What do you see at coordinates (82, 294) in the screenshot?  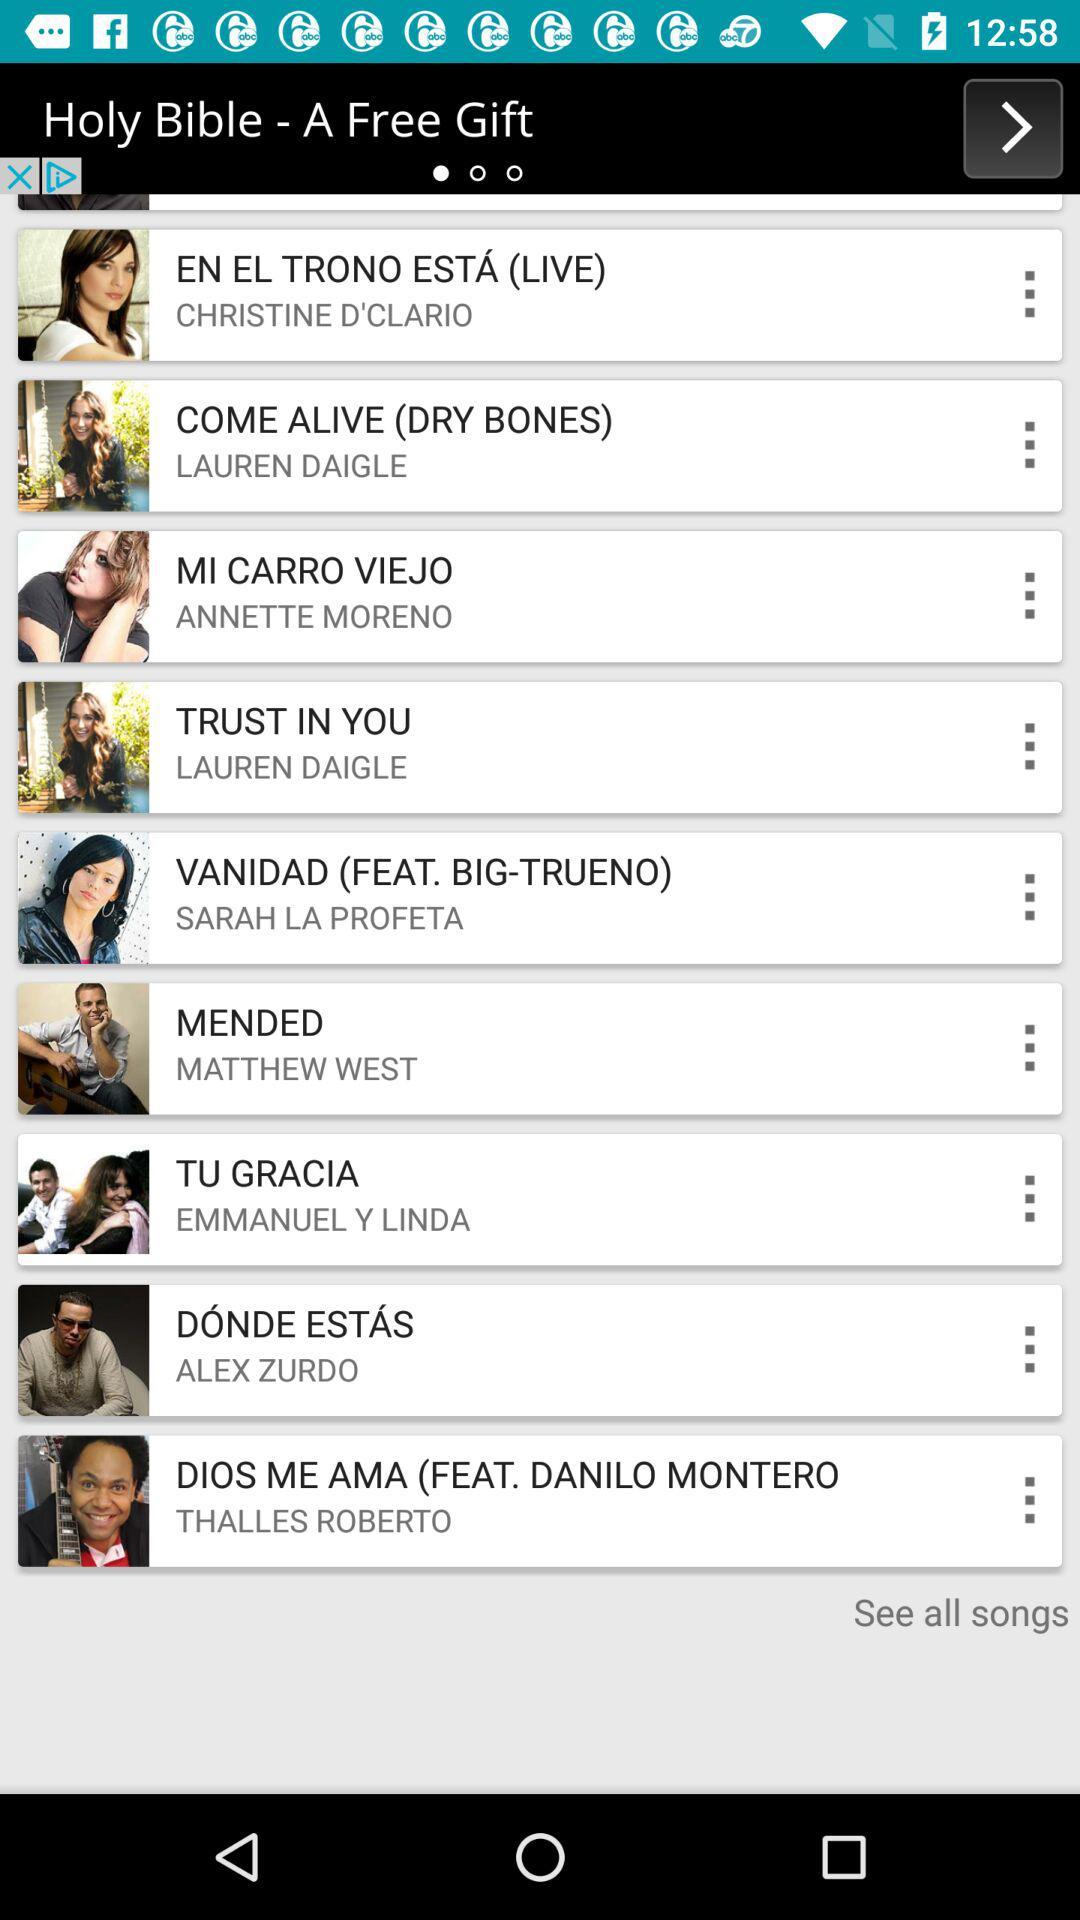 I see `the first image` at bounding box center [82, 294].